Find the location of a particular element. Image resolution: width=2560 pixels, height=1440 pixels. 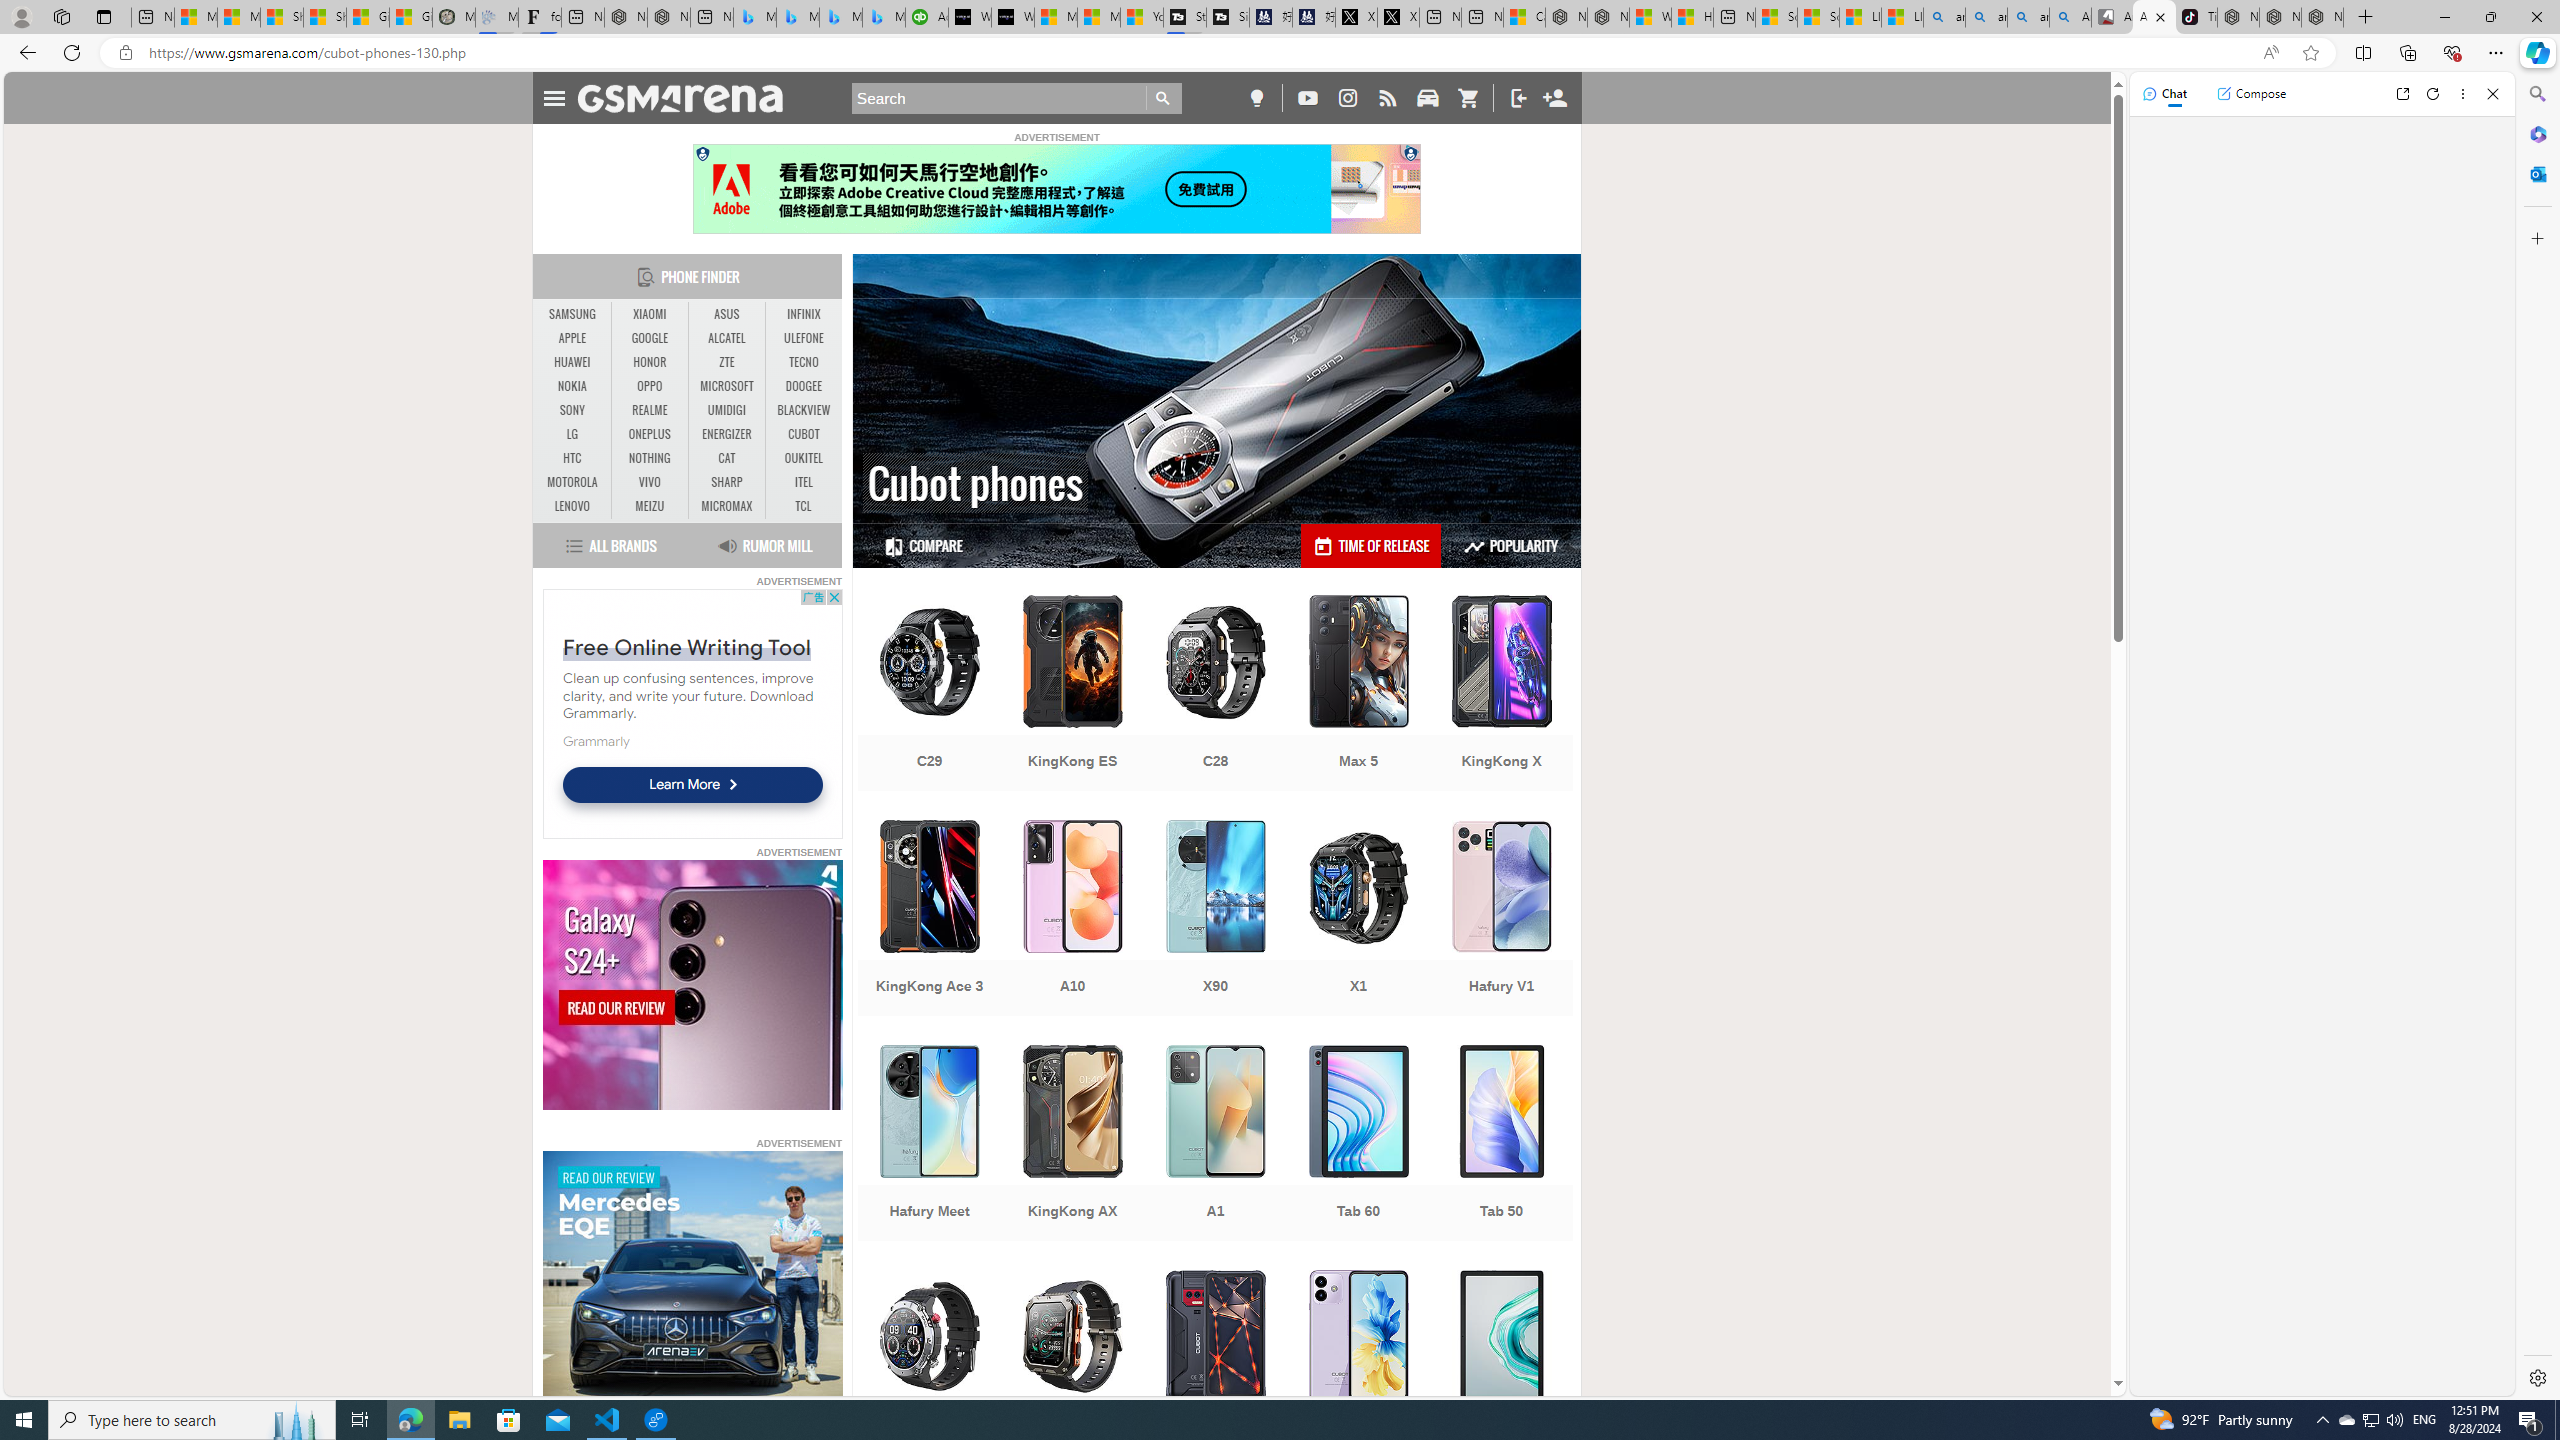

'TECNO' is located at coordinates (803, 361).